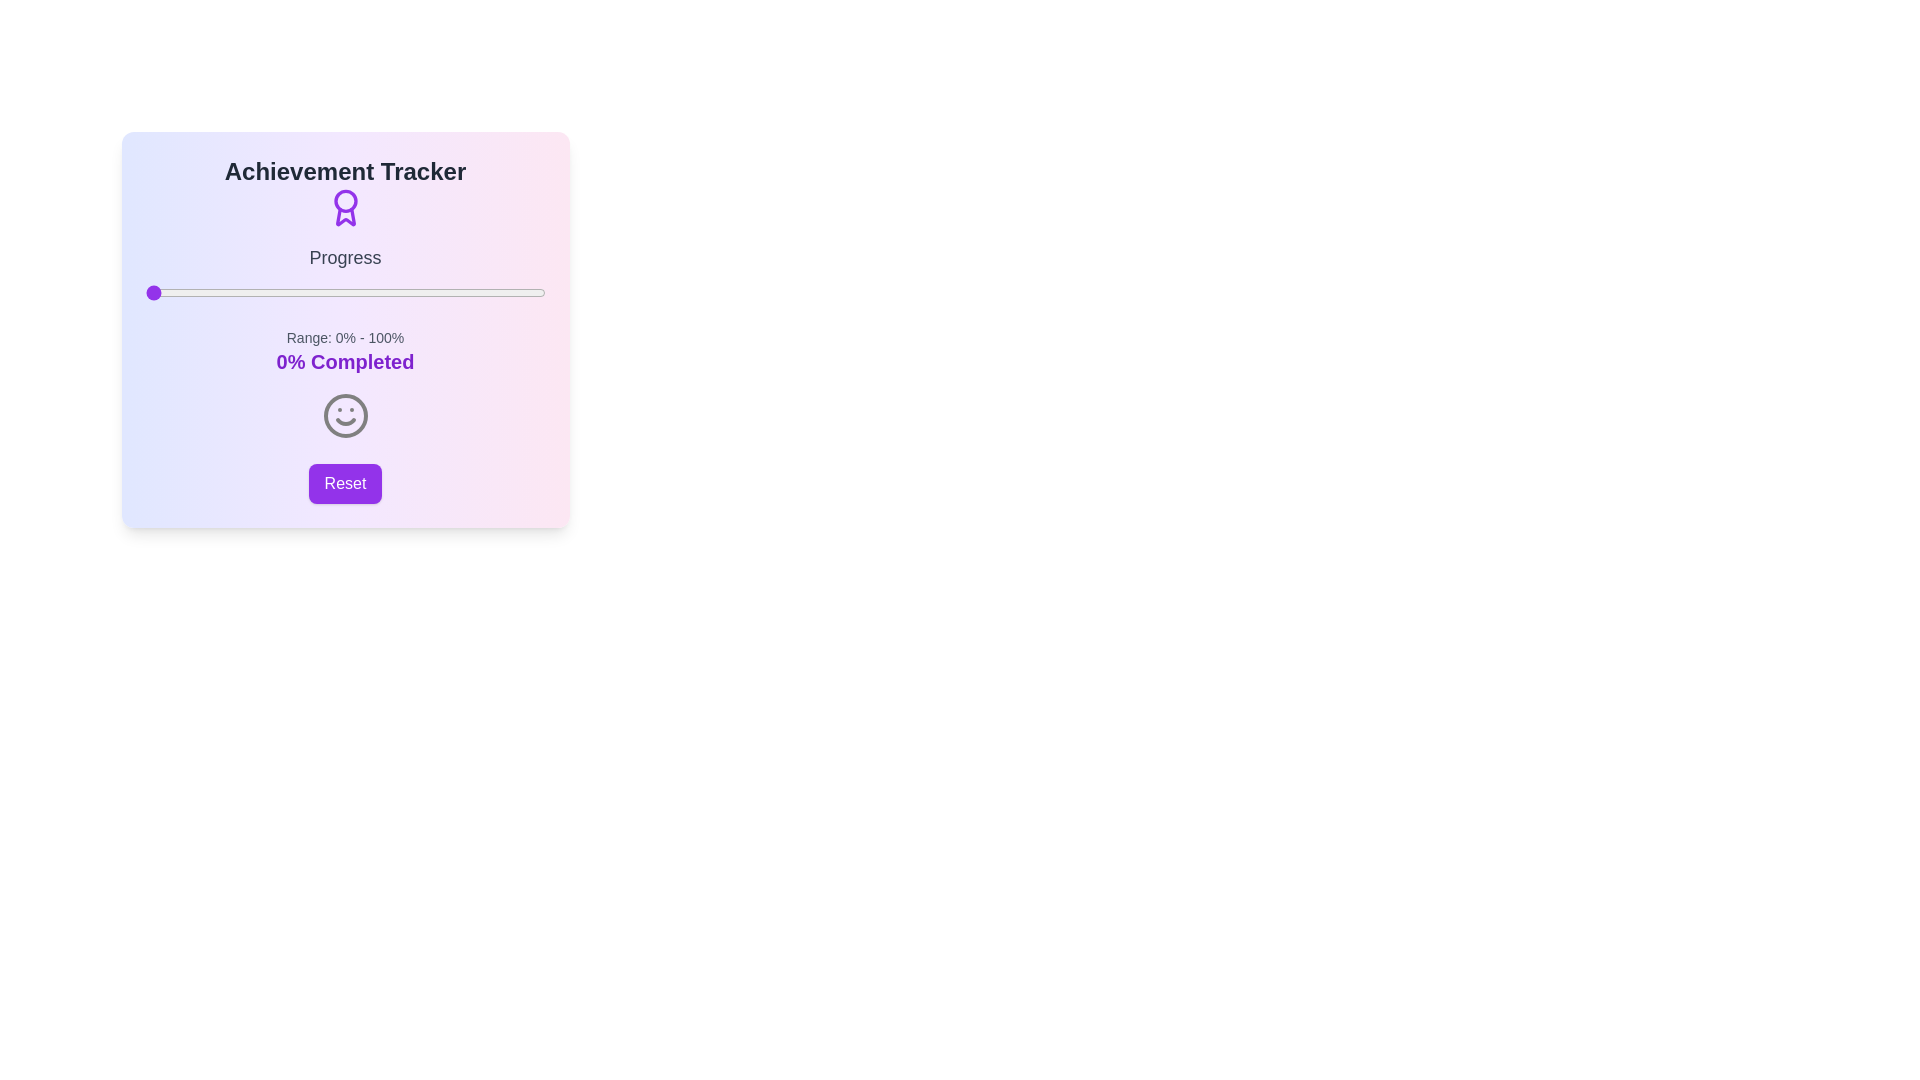  Describe the element at coordinates (280, 293) in the screenshot. I see `the progress slider to 34%` at that location.